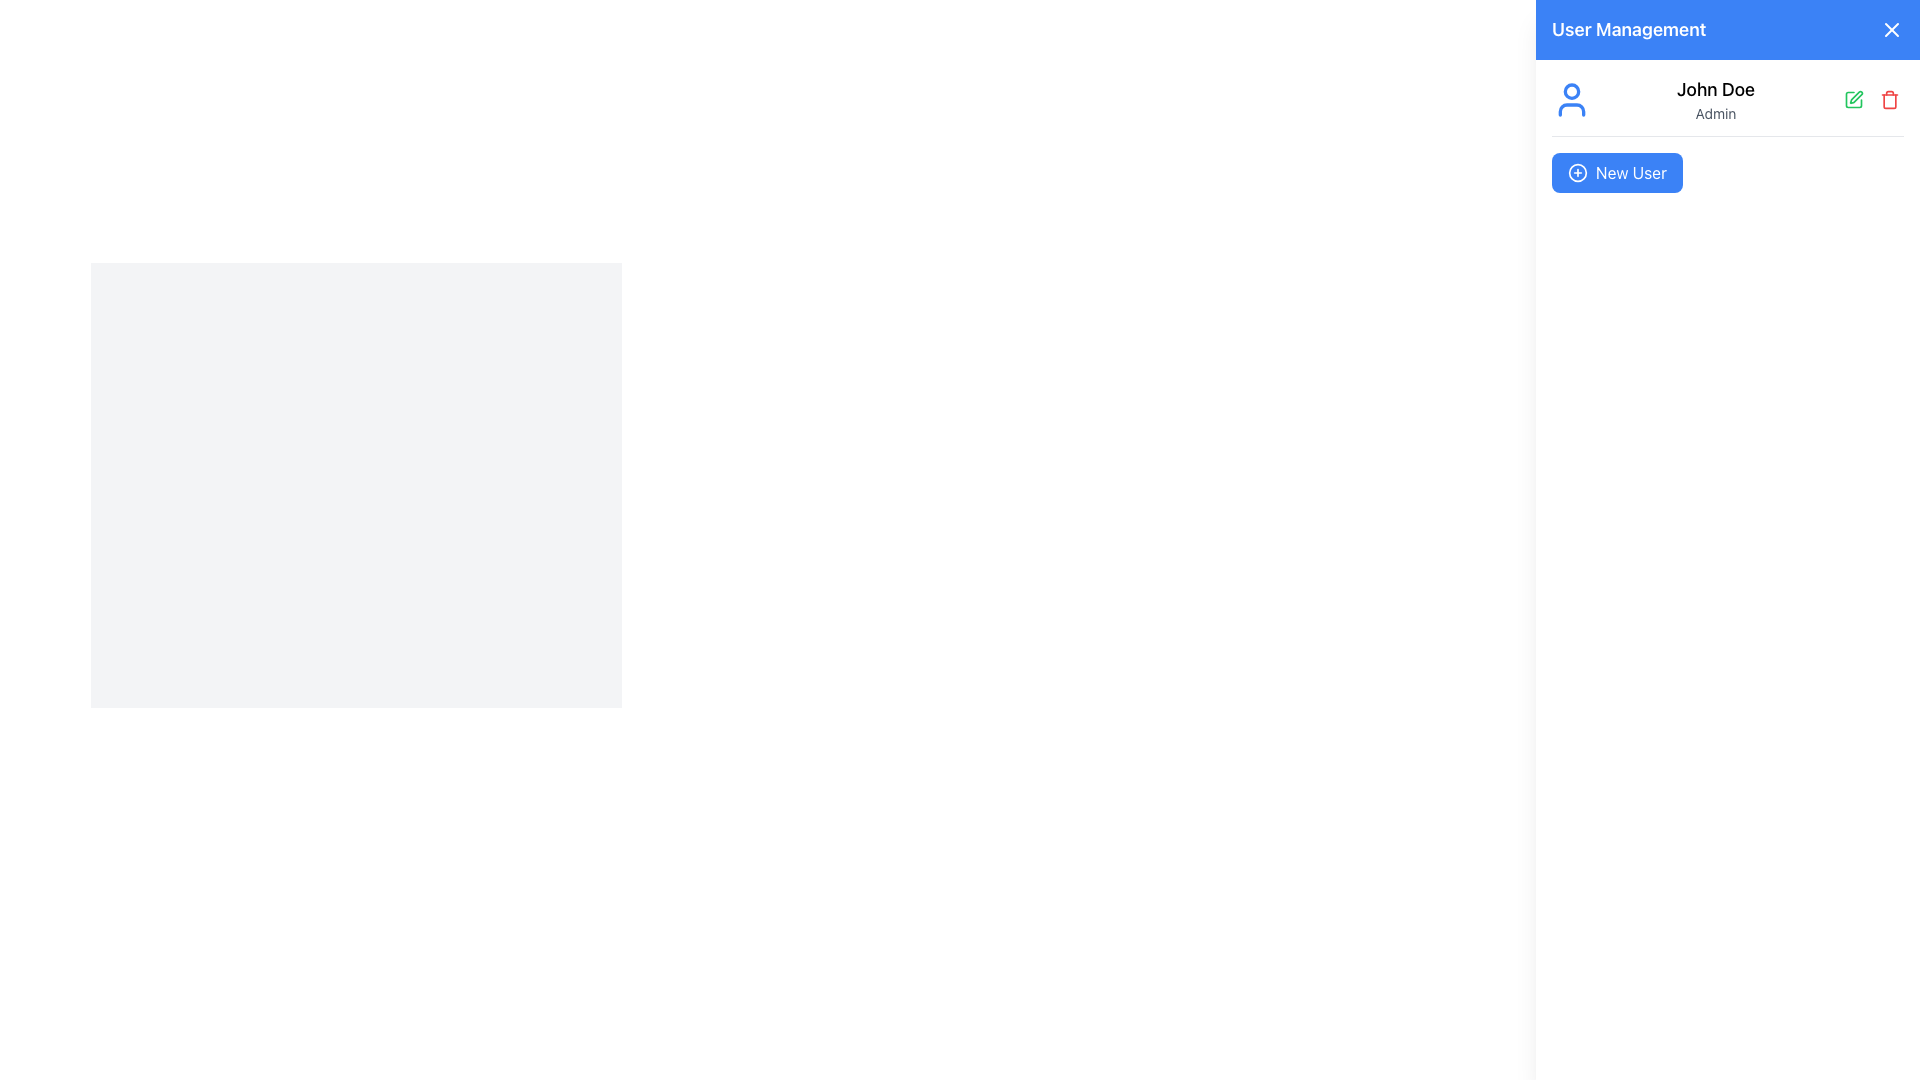 The width and height of the screenshot is (1920, 1080). Describe the element at coordinates (1631, 172) in the screenshot. I see `the 'New User' text component within the blue button located in the lower section of the 'User Management' panel` at that location.